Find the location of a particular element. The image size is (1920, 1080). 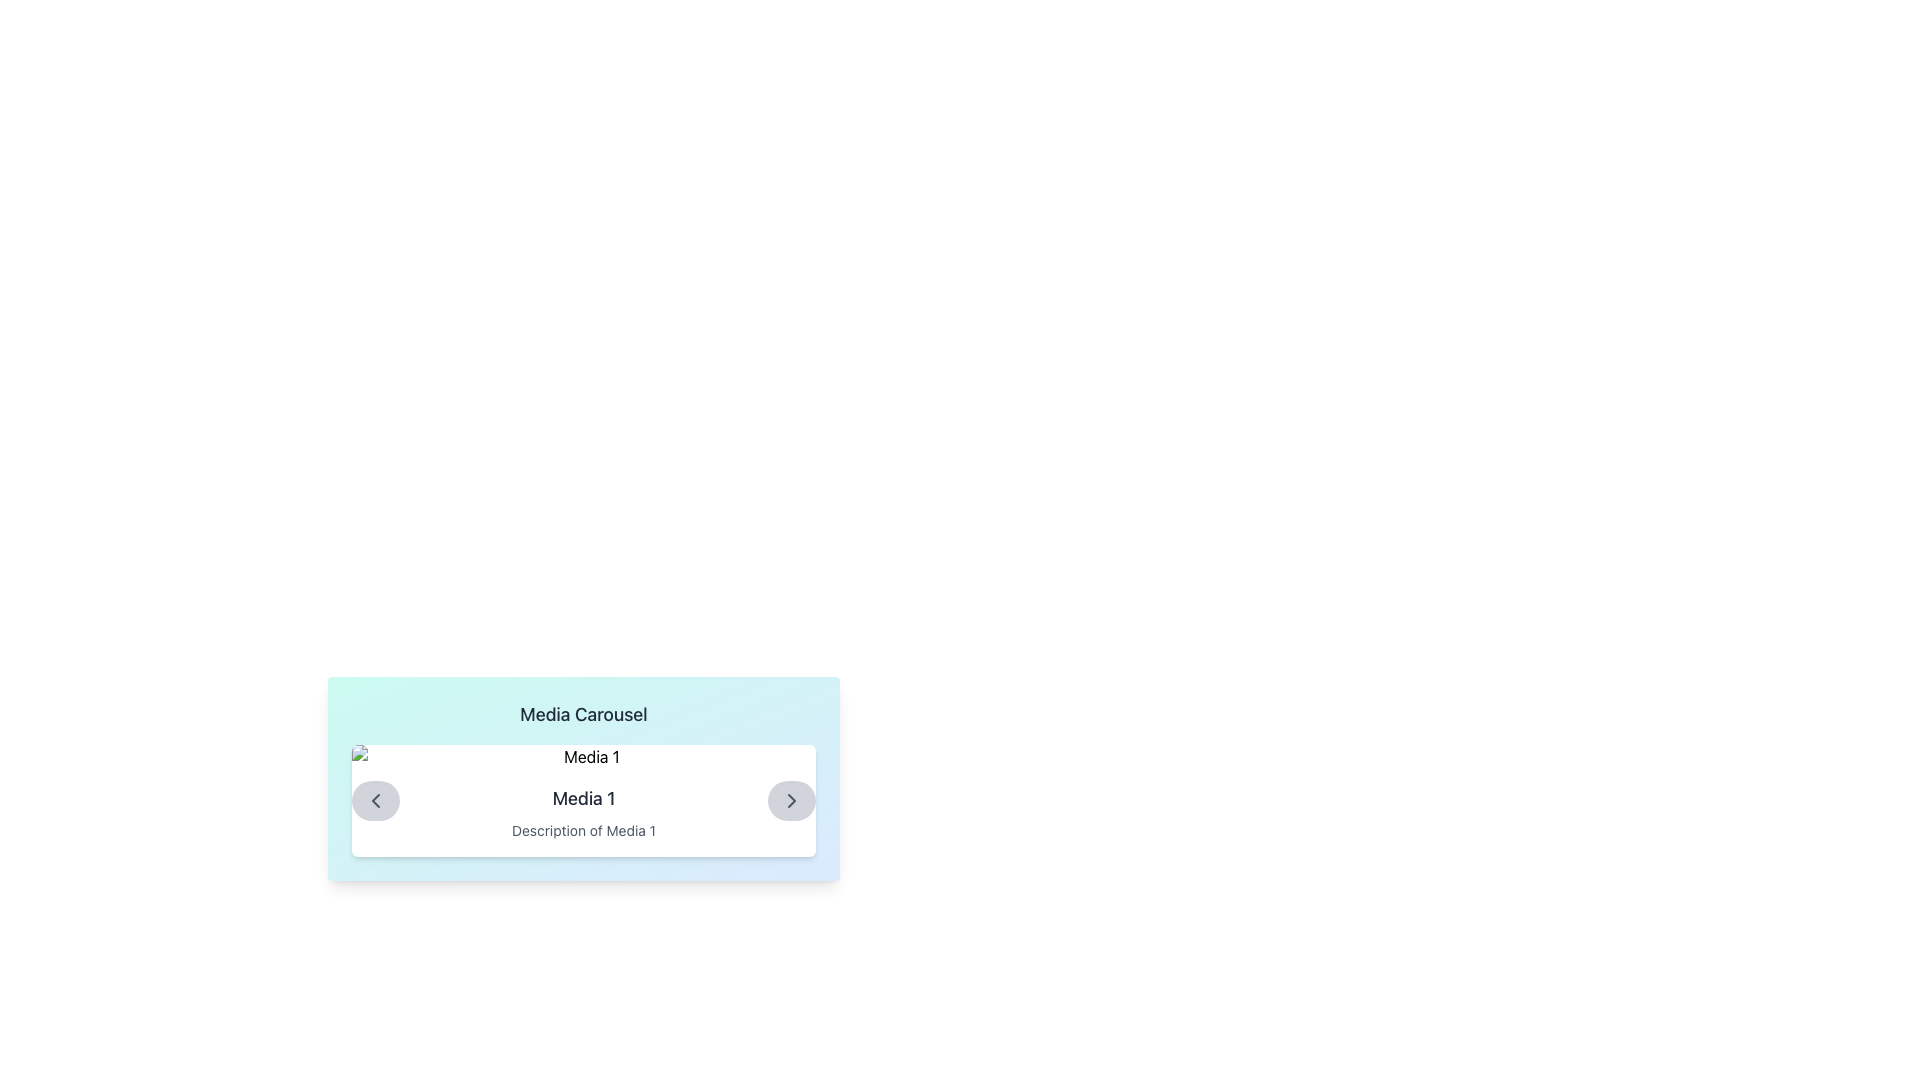

the circular button containing the chevron right icon is located at coordinates (791, 800).